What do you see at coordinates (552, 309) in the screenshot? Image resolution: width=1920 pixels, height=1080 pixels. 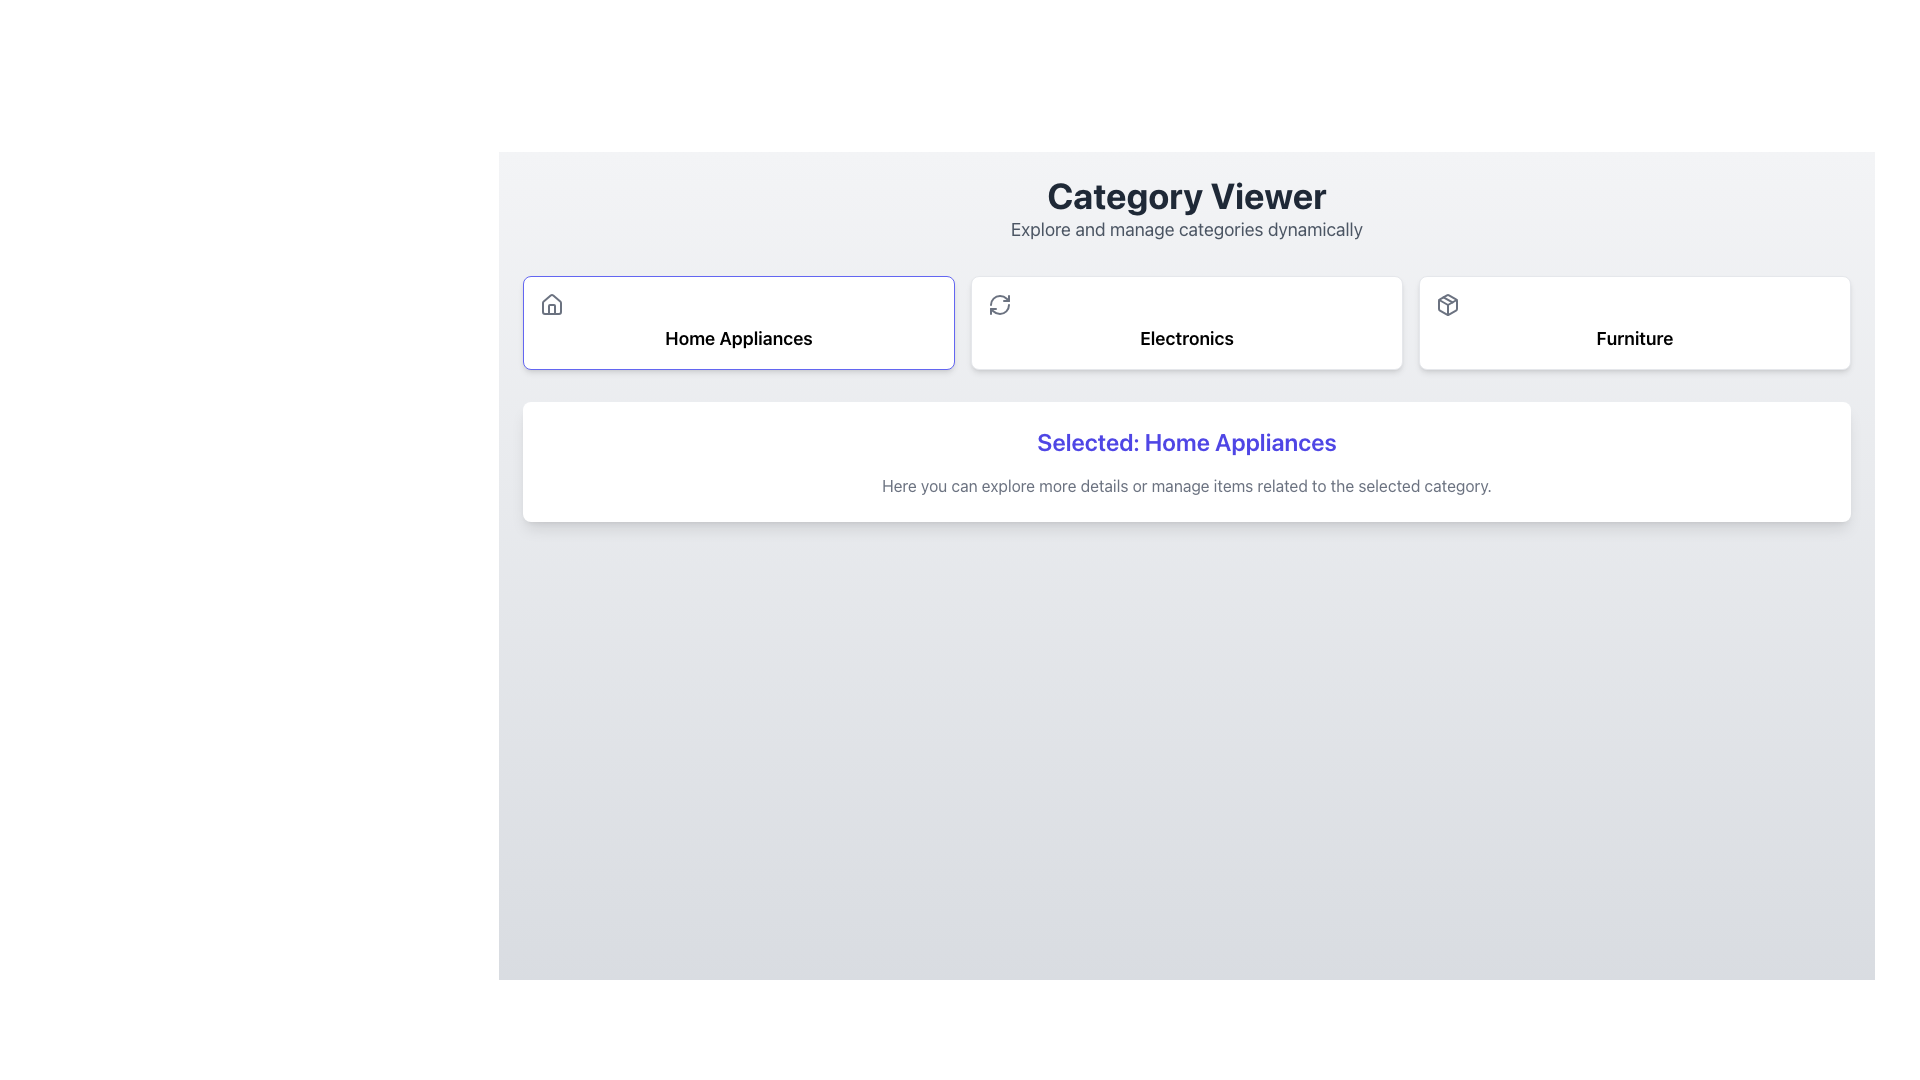 I see `the vertical rectangular shape resembling a door located at the bottom middle section of the house-shaped icon within the 'Home Appliances' button group in the user interface` at bounding box center [552, 309].